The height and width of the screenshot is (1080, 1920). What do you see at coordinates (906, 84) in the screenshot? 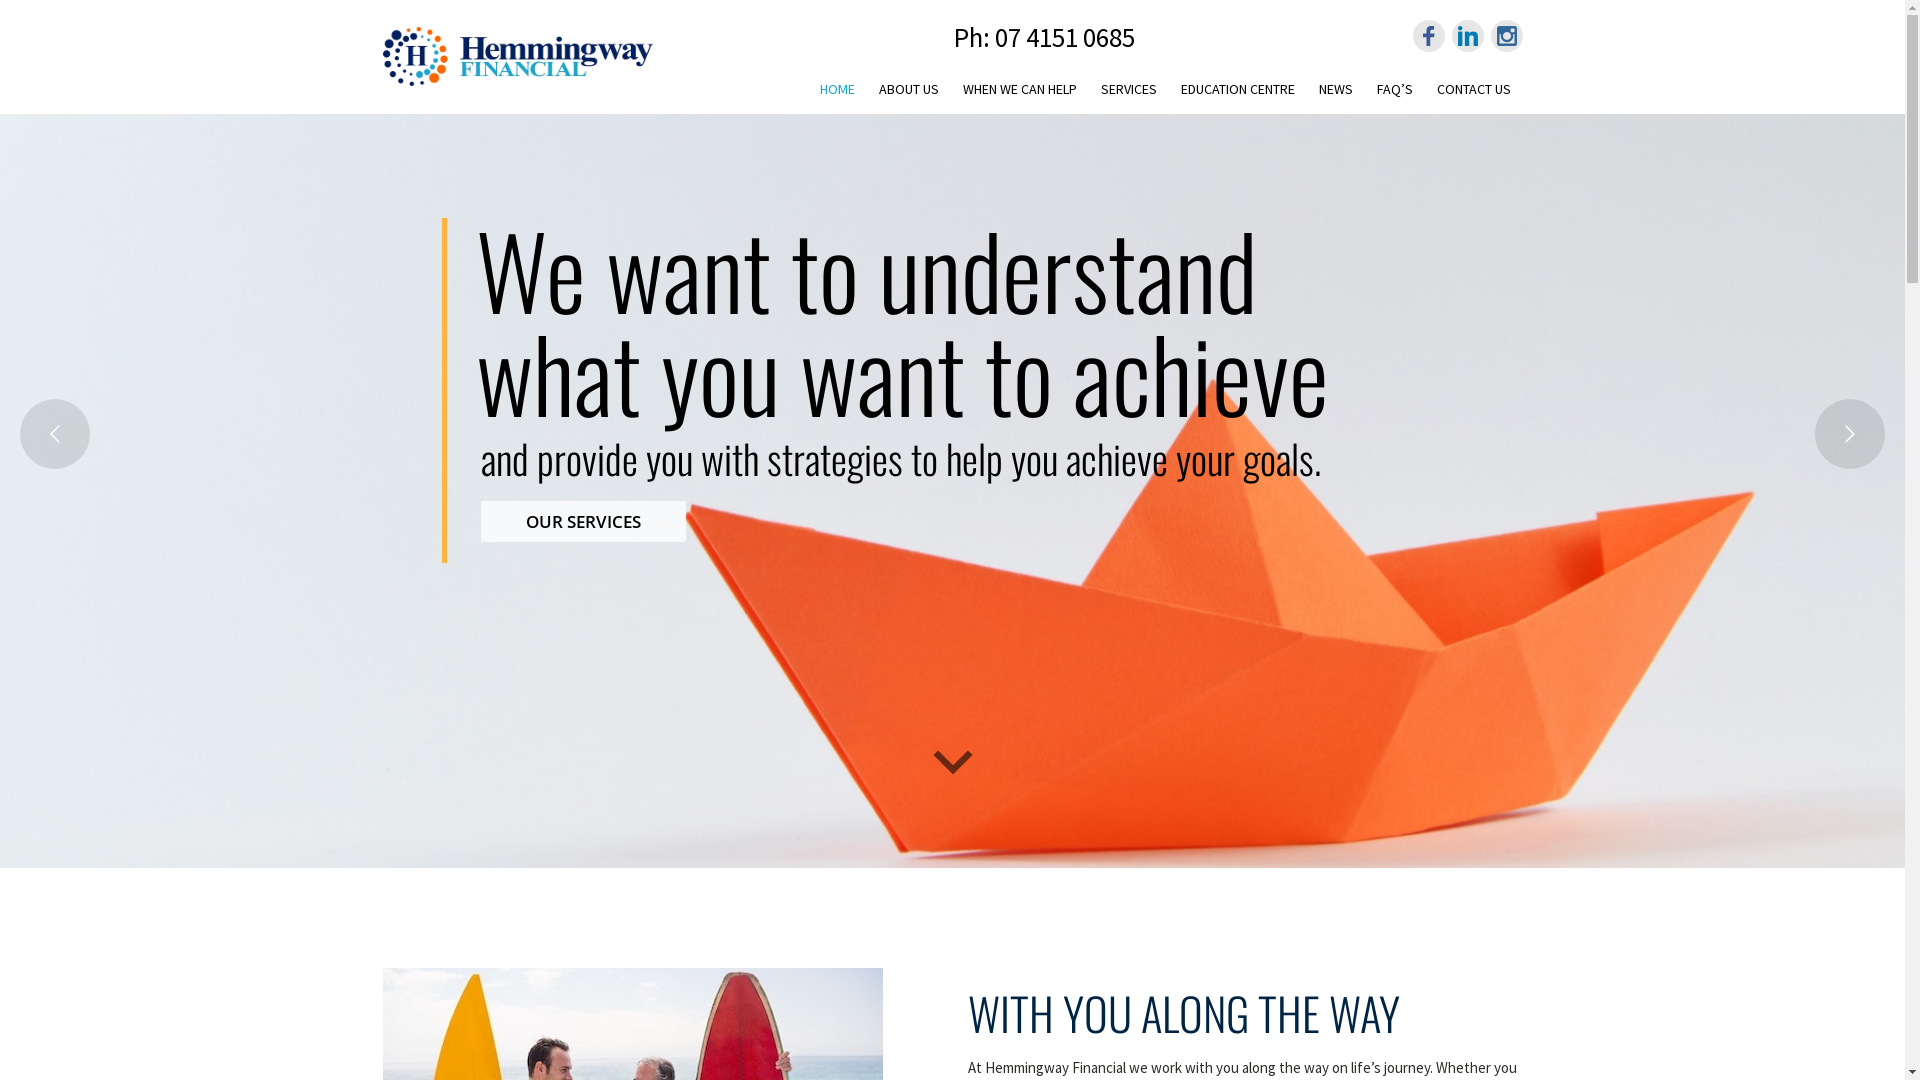
I see `'ABOUT US'` at bounding box center [906, 84].